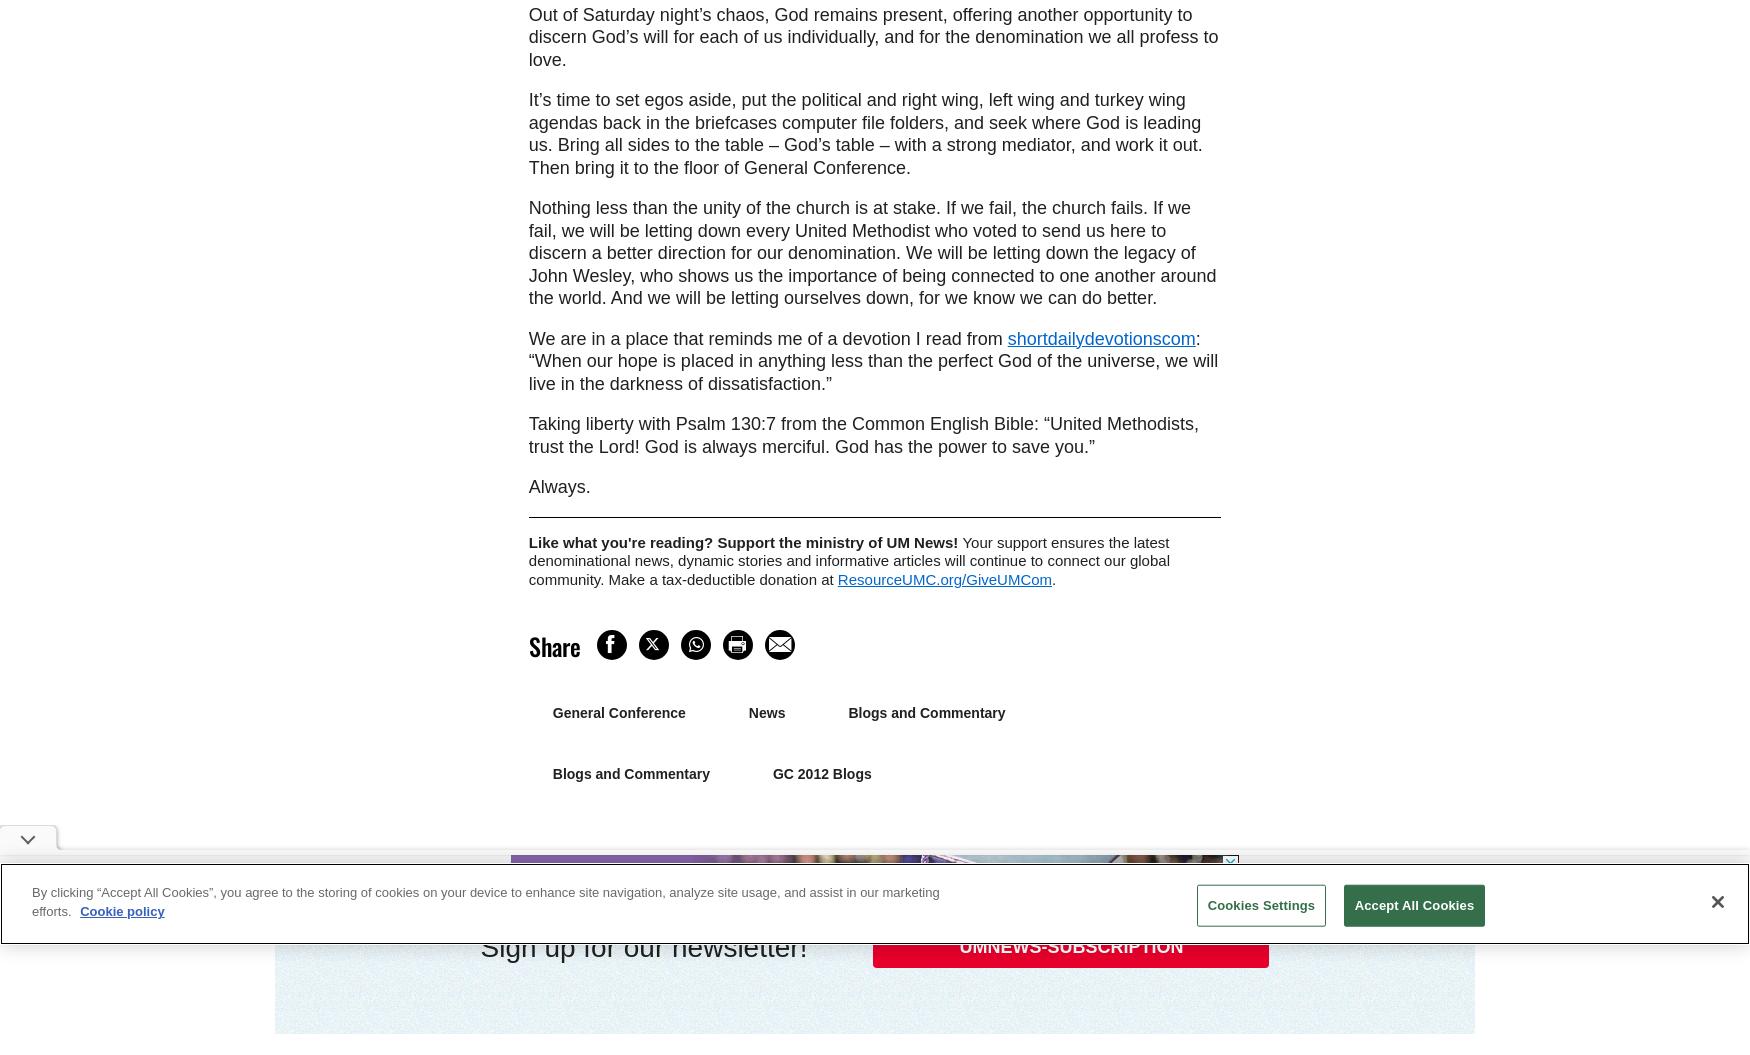 The height and width of the screenshot is (1055, 1750). I want to click on 'It’s time to set egos aside, put the political and right wing, left wing and turkey wing agendas back in the briefcases computer file folders, and seek where God is leading us. Bring all sides to the table – God’s table – with a strong mediator, and work it out. Then bring it to the floor of General Conference.', so click(865, 133).